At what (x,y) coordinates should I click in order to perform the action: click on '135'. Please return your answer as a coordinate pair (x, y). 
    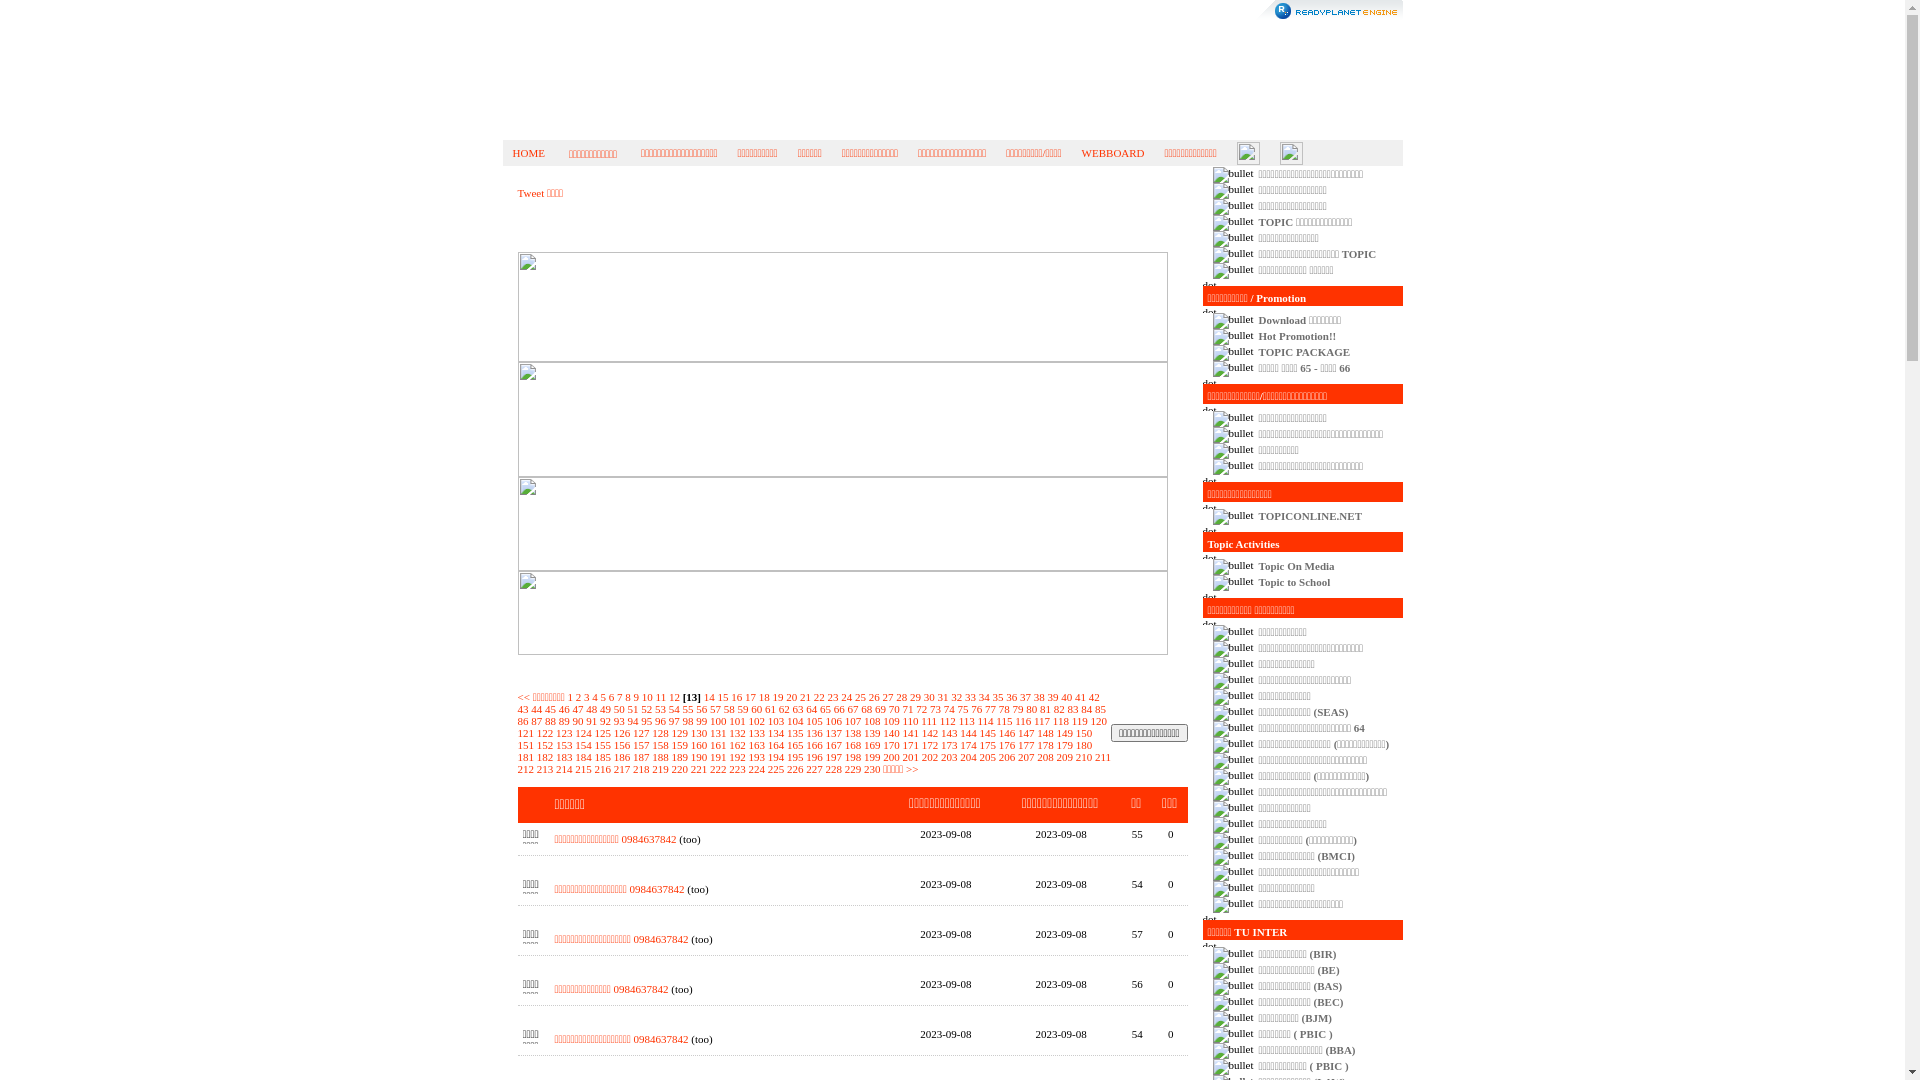
    Looking at the image, I should click on (794, 732).